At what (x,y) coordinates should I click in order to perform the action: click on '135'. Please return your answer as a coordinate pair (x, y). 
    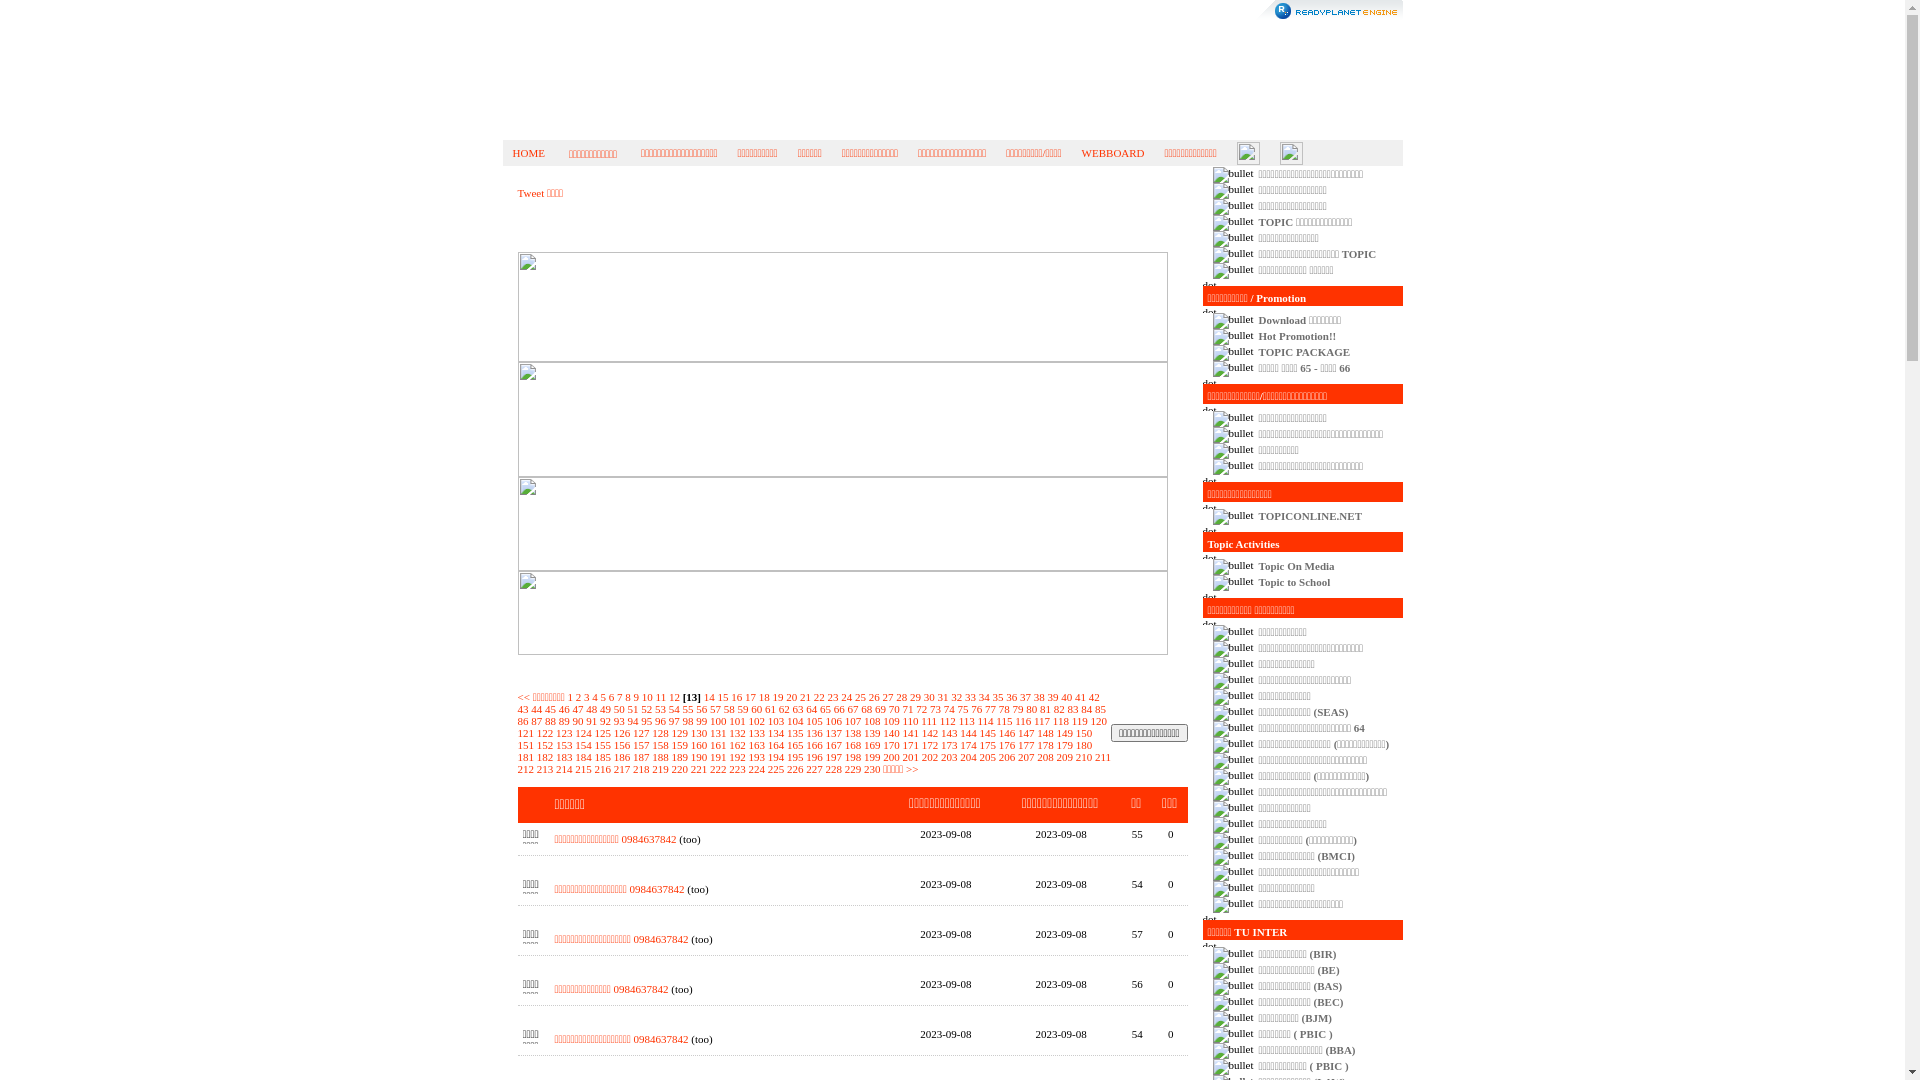
    Looking at the image, I should click on (794, 732).